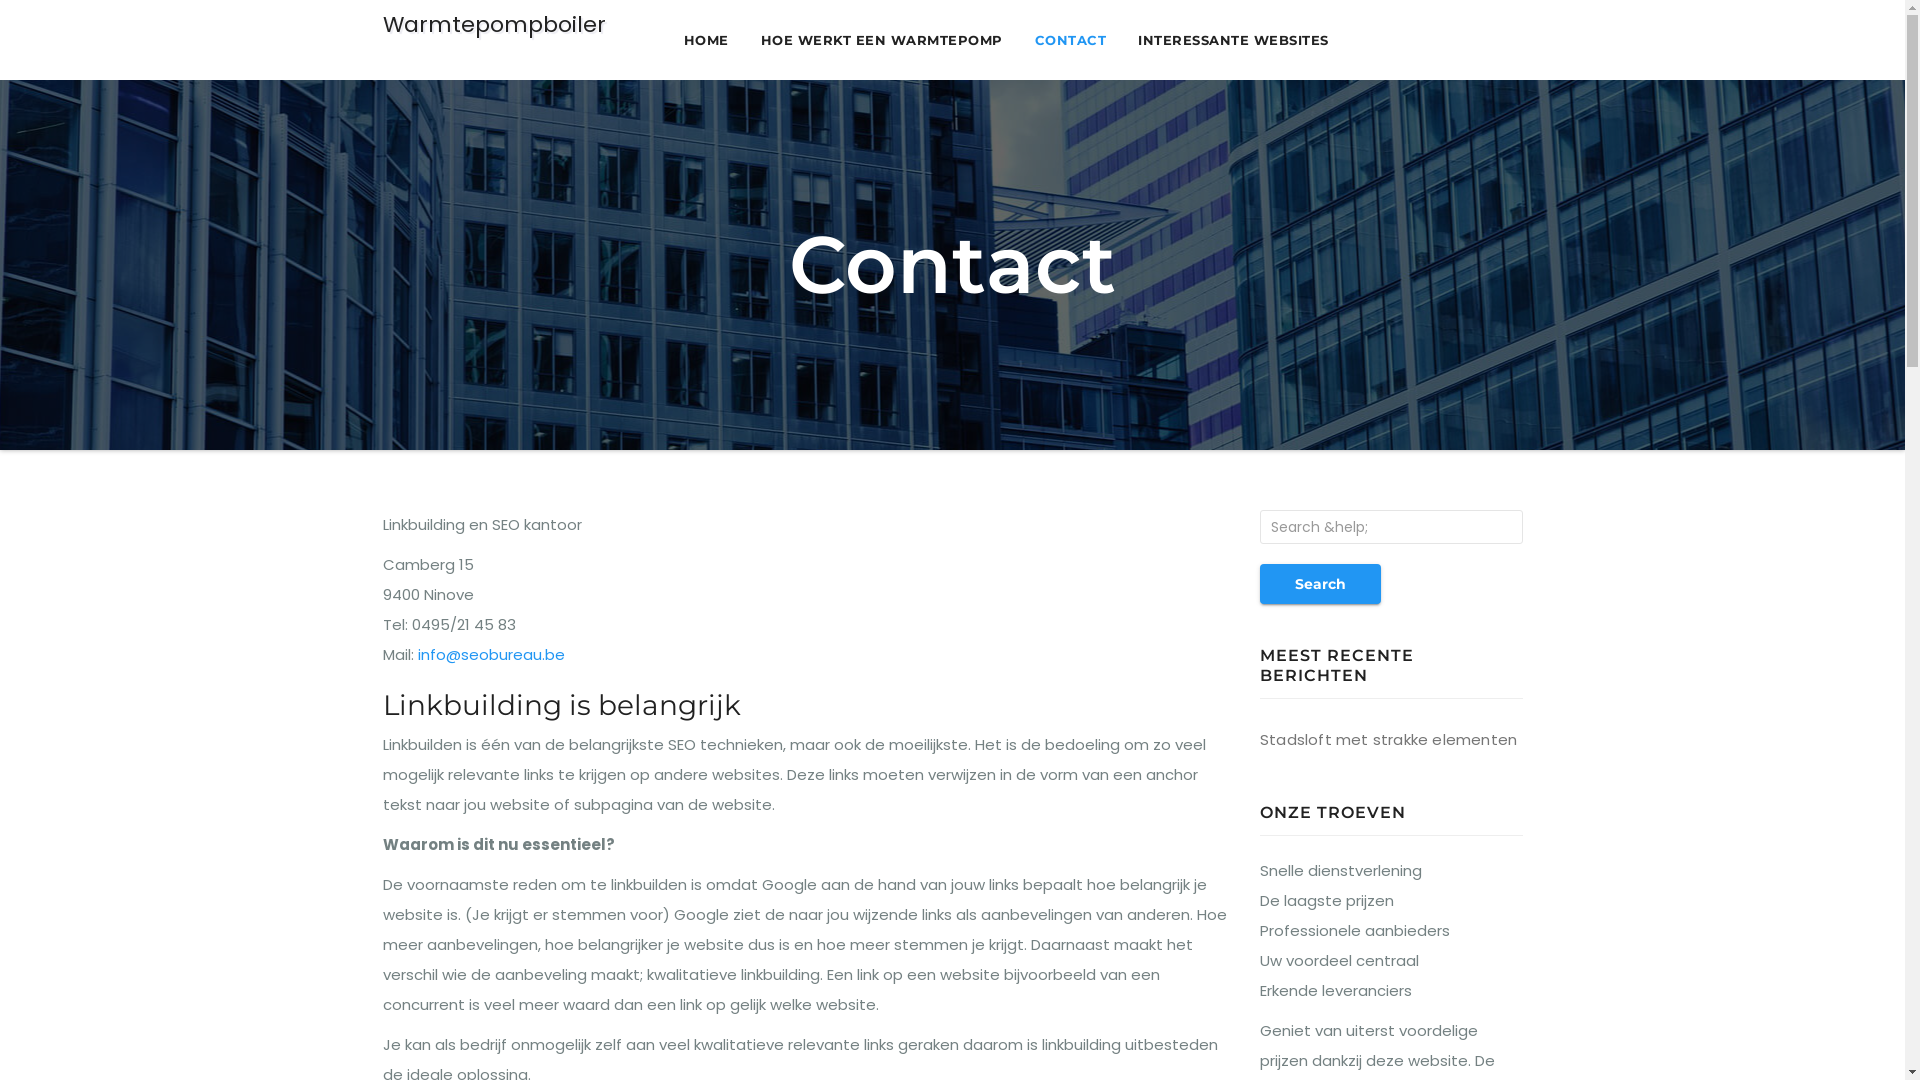 This screenshot has height=1080, width=1920. I want to click on 'HOME', so click(706, 39).